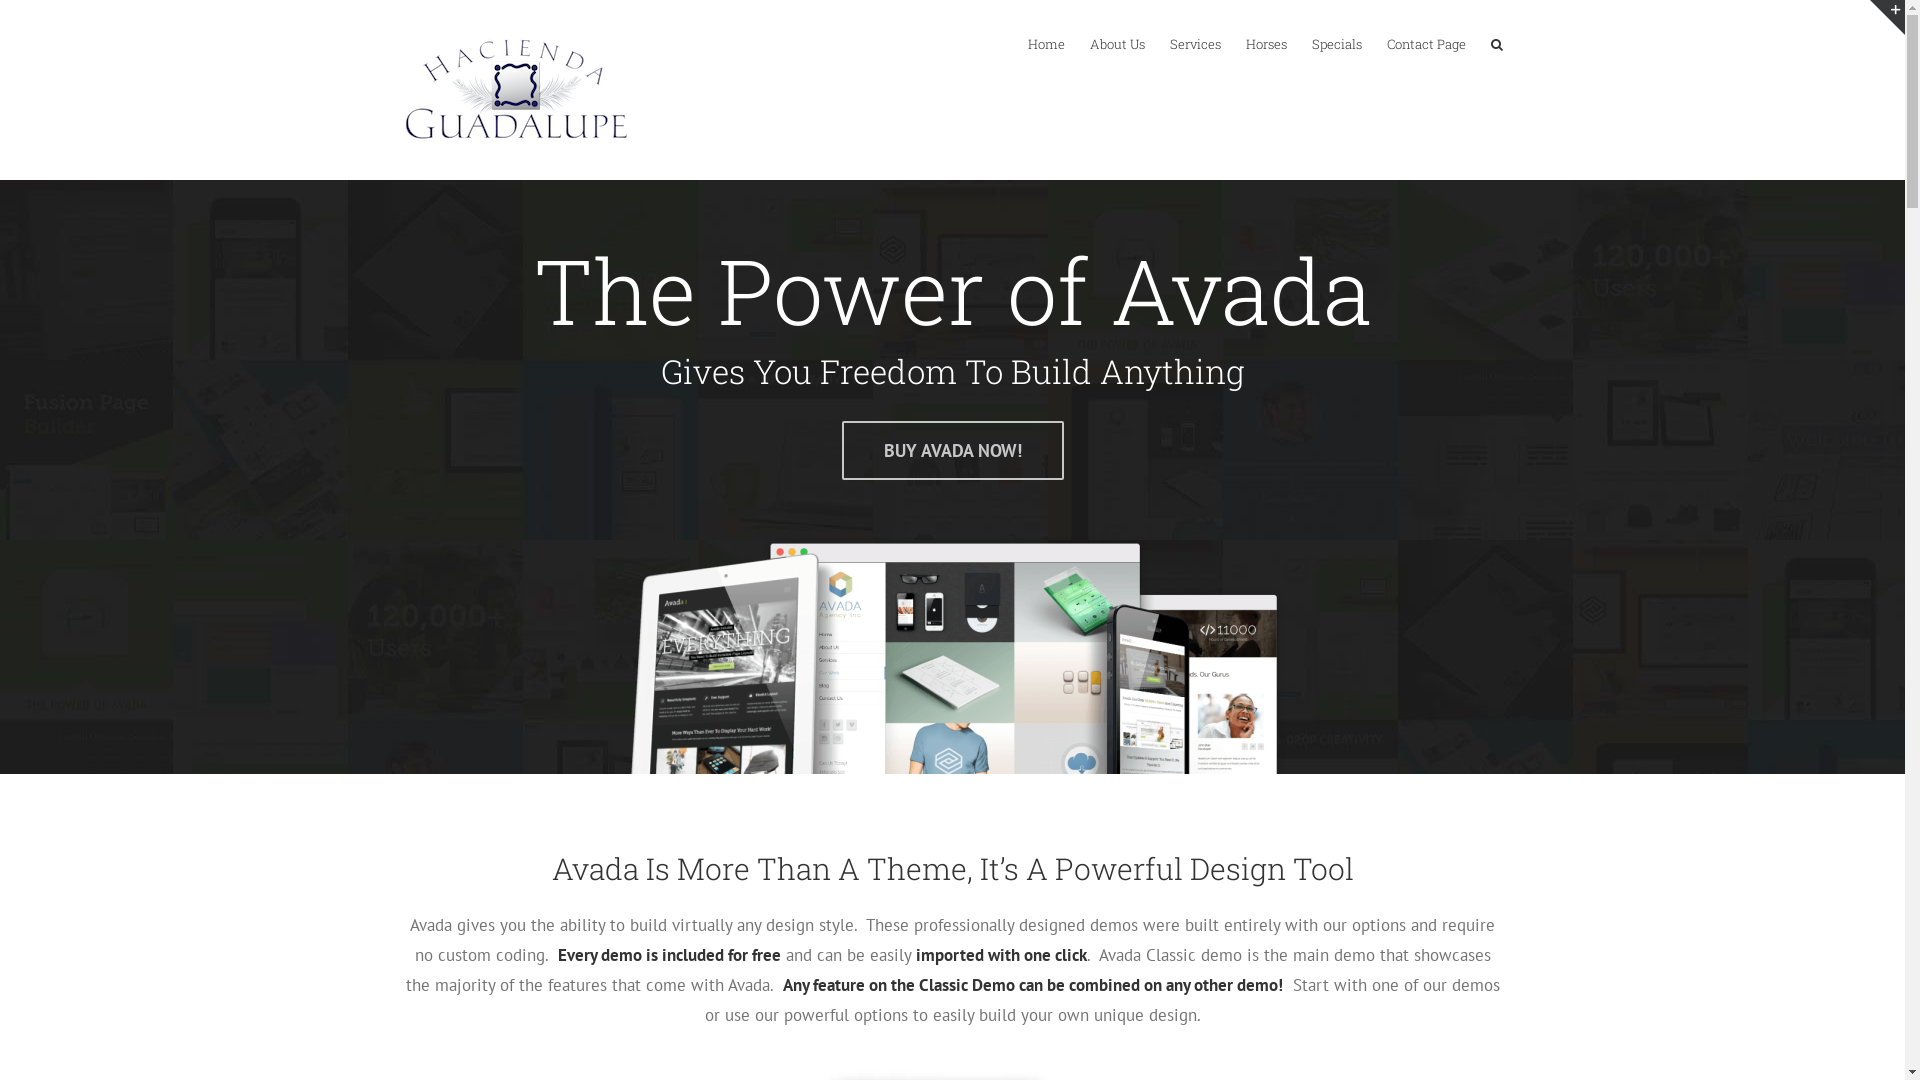 The image size is (1920, 1080). Describe the element at coordinates (1337, 42) in the screenshot. I see `'Specials'` at that location.